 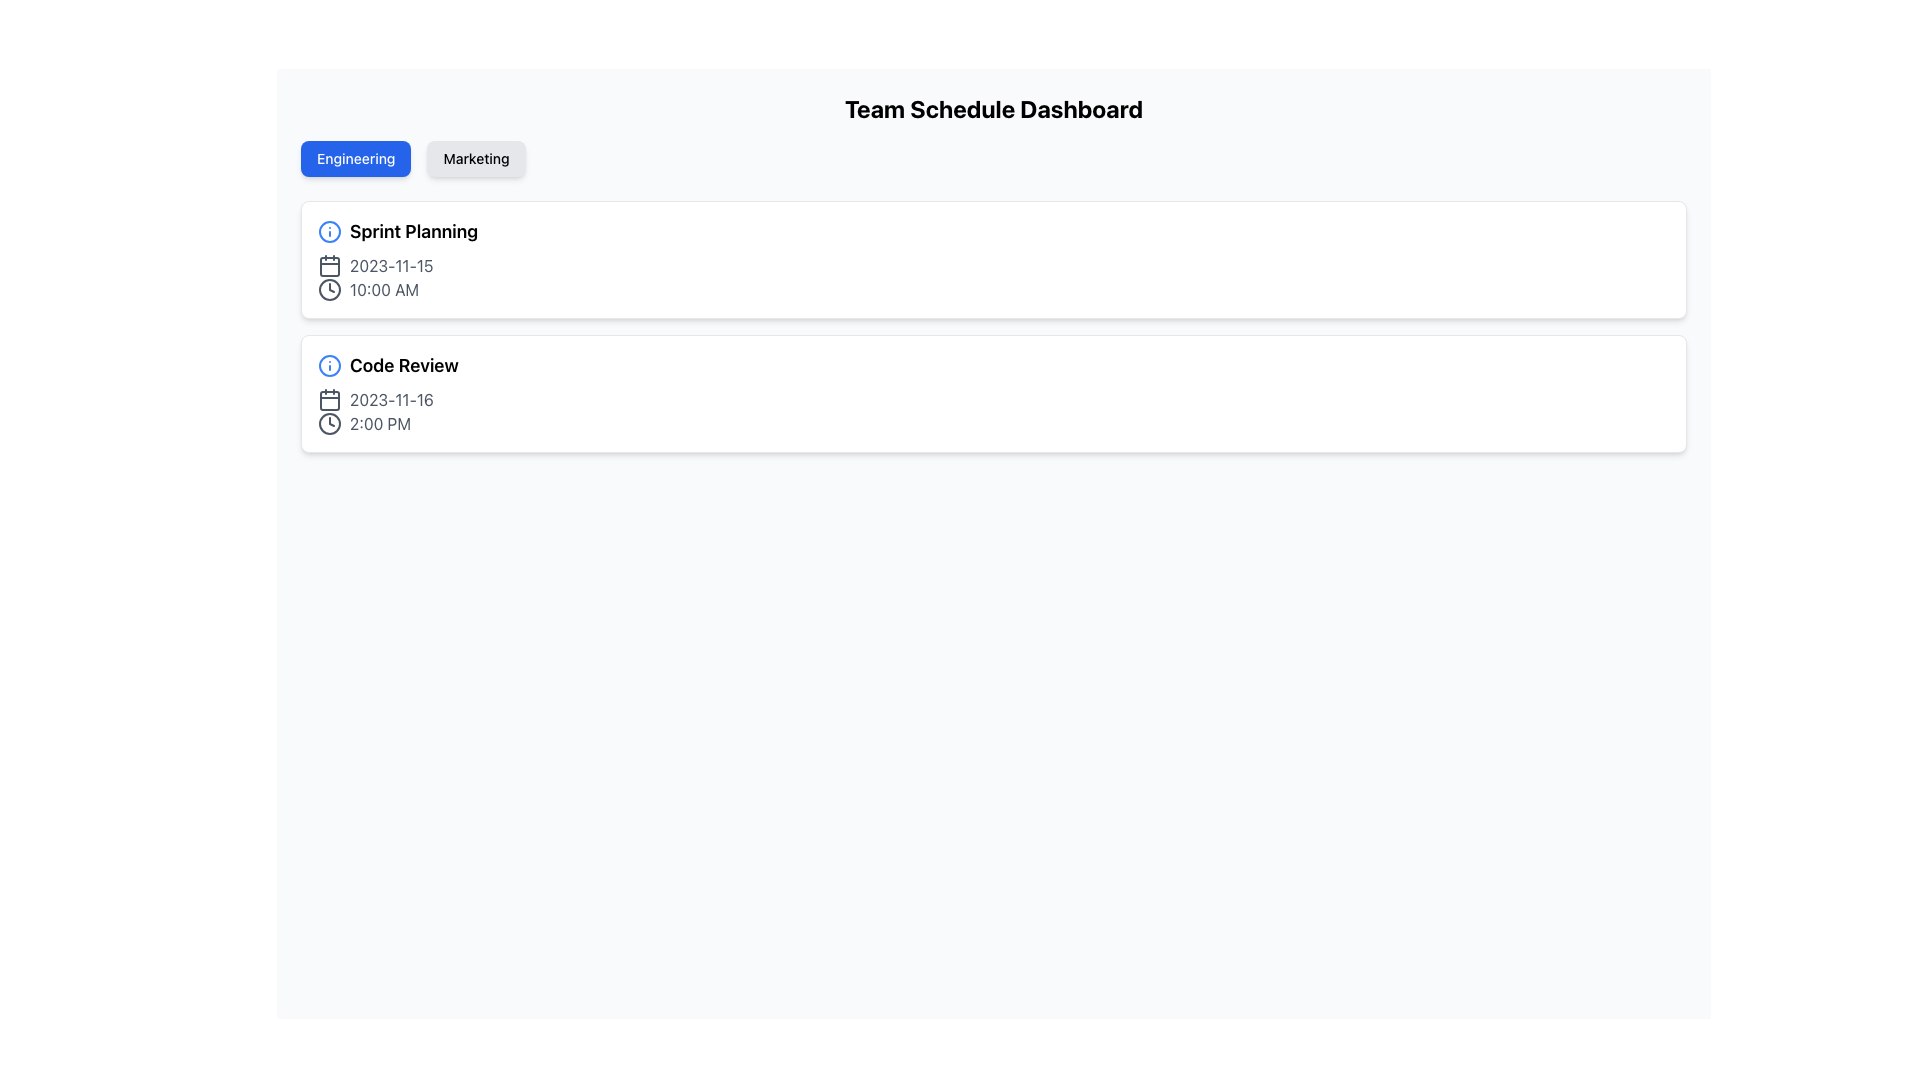 I want to click on the informational icon located to the left of the 'Sprint Planning' text in the first item of the vertically stacked list in the Engineering section of the main dashboard interface, so click(x=330, y=230).